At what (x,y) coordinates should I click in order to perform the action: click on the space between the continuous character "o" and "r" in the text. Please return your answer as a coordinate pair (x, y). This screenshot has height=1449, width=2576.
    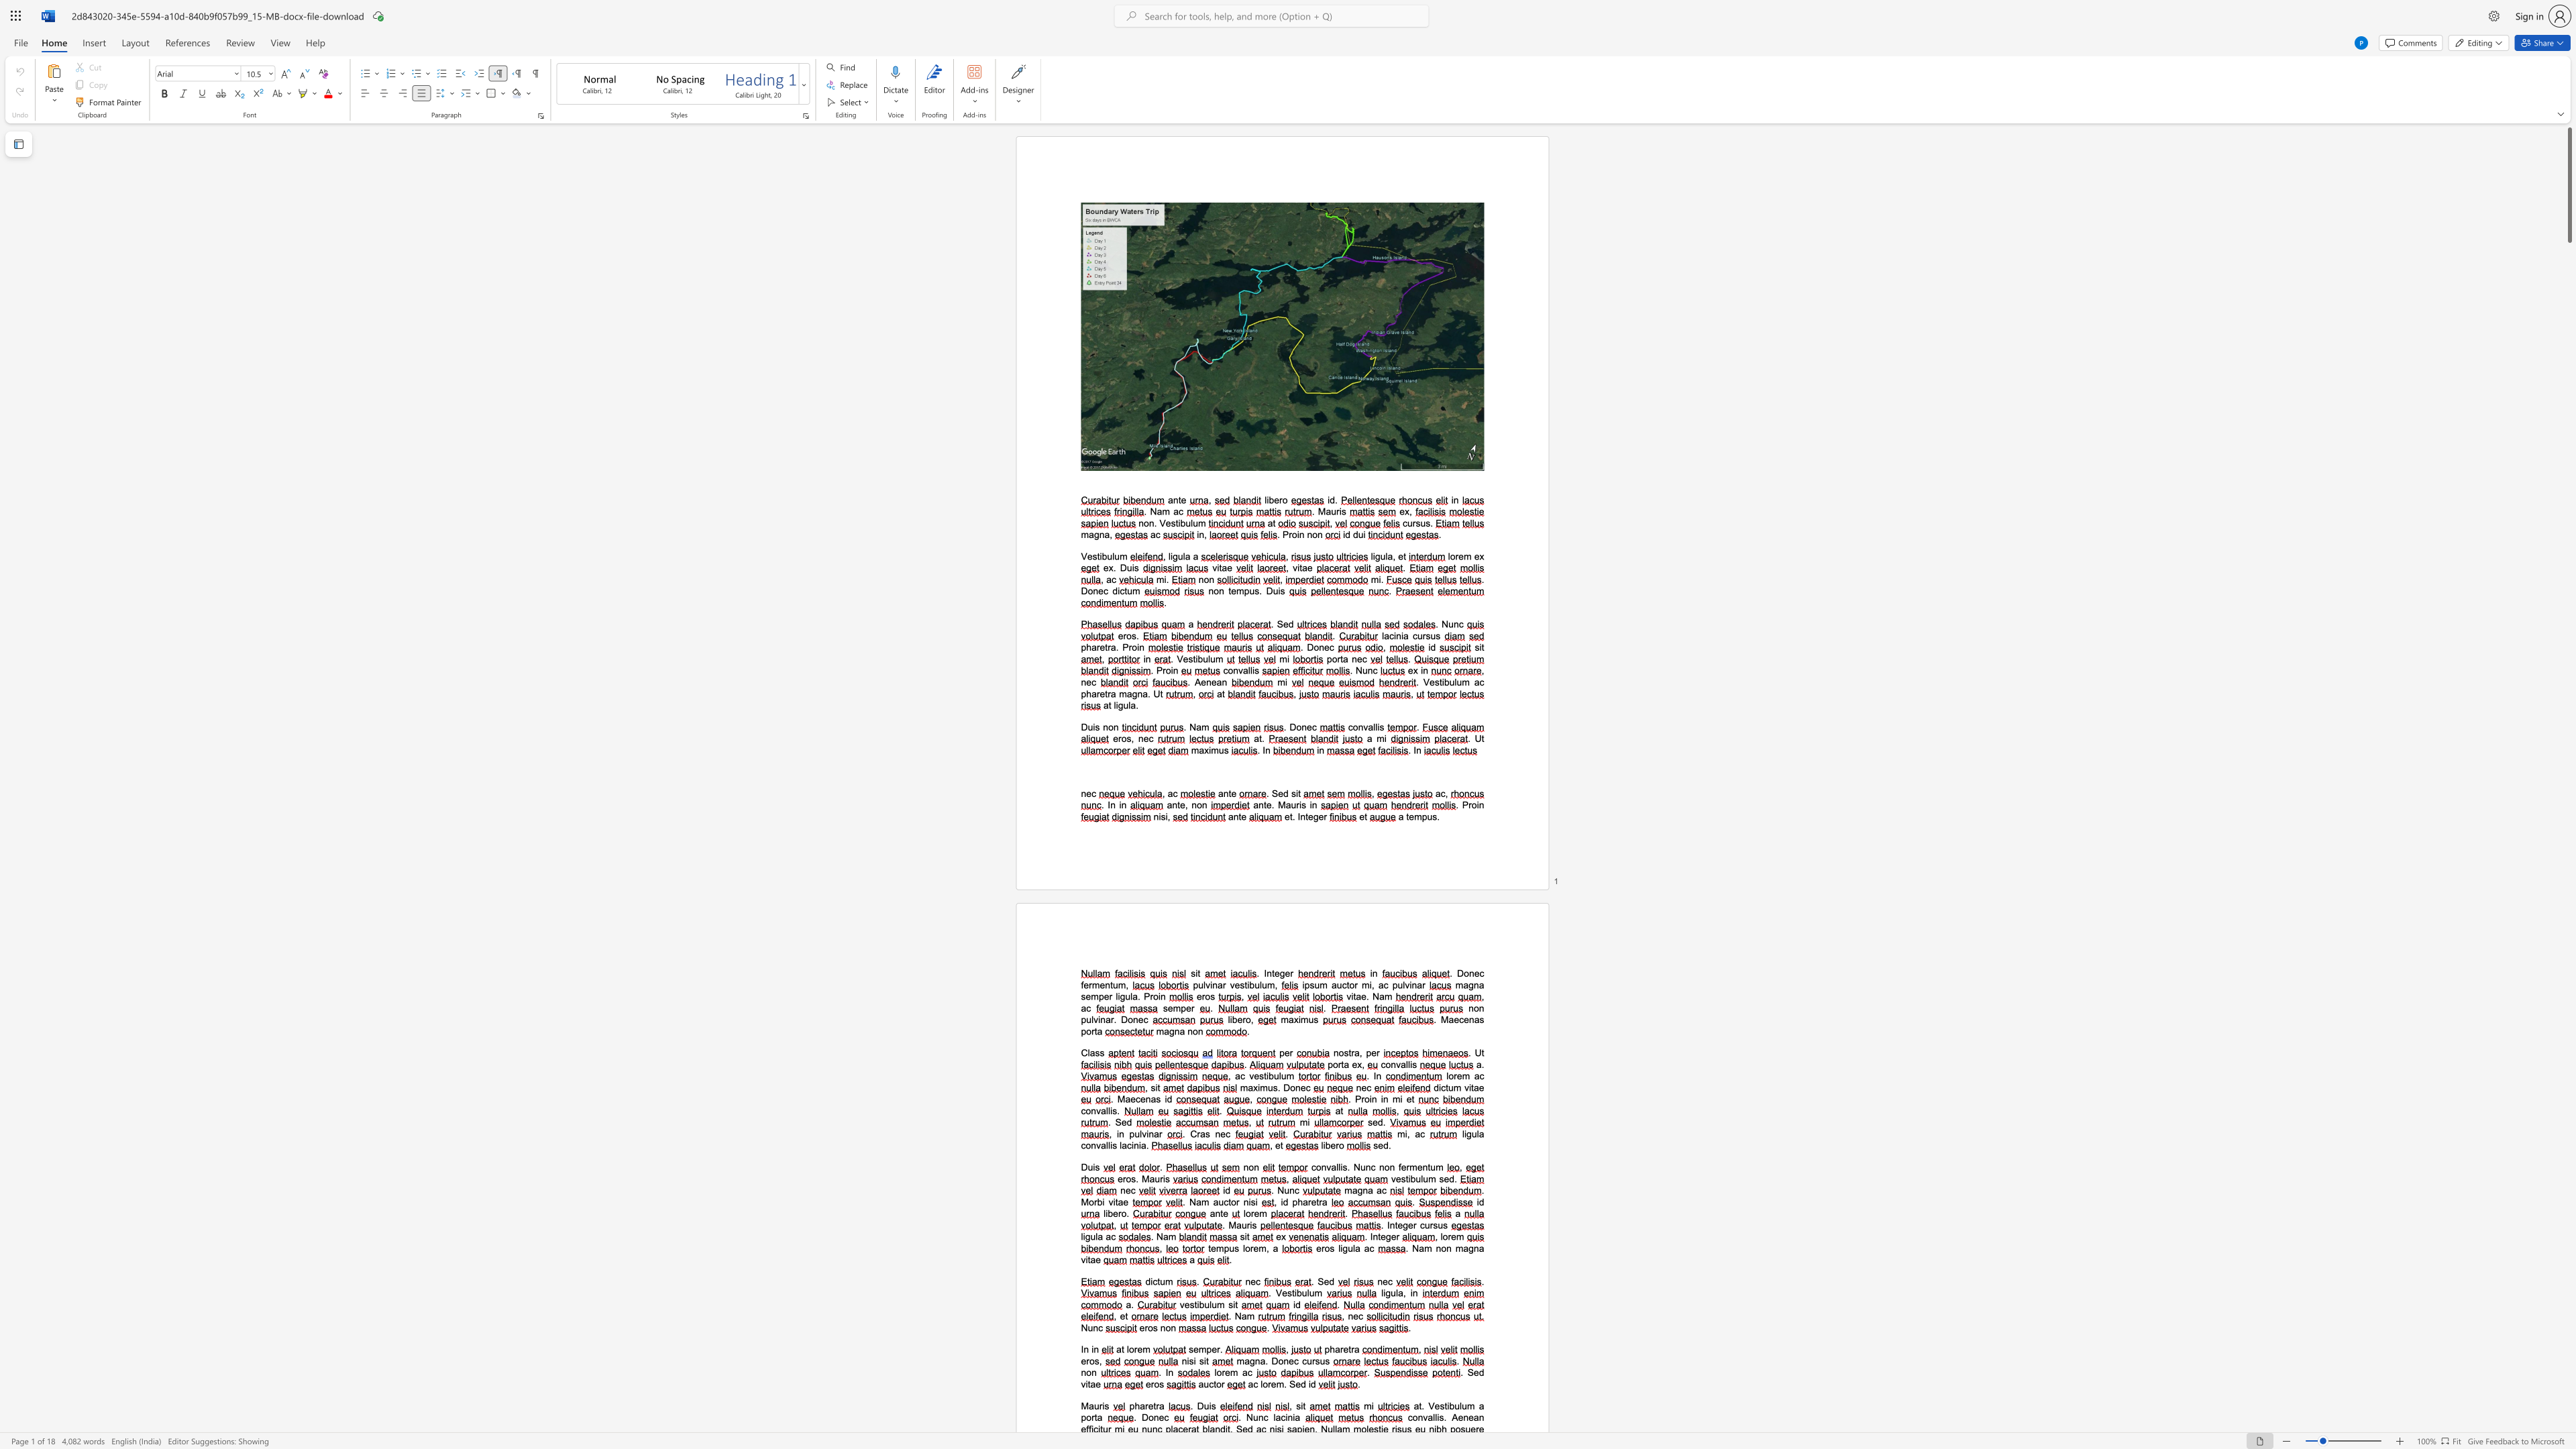
    Looking at the image, I should click on (1338, 1063).